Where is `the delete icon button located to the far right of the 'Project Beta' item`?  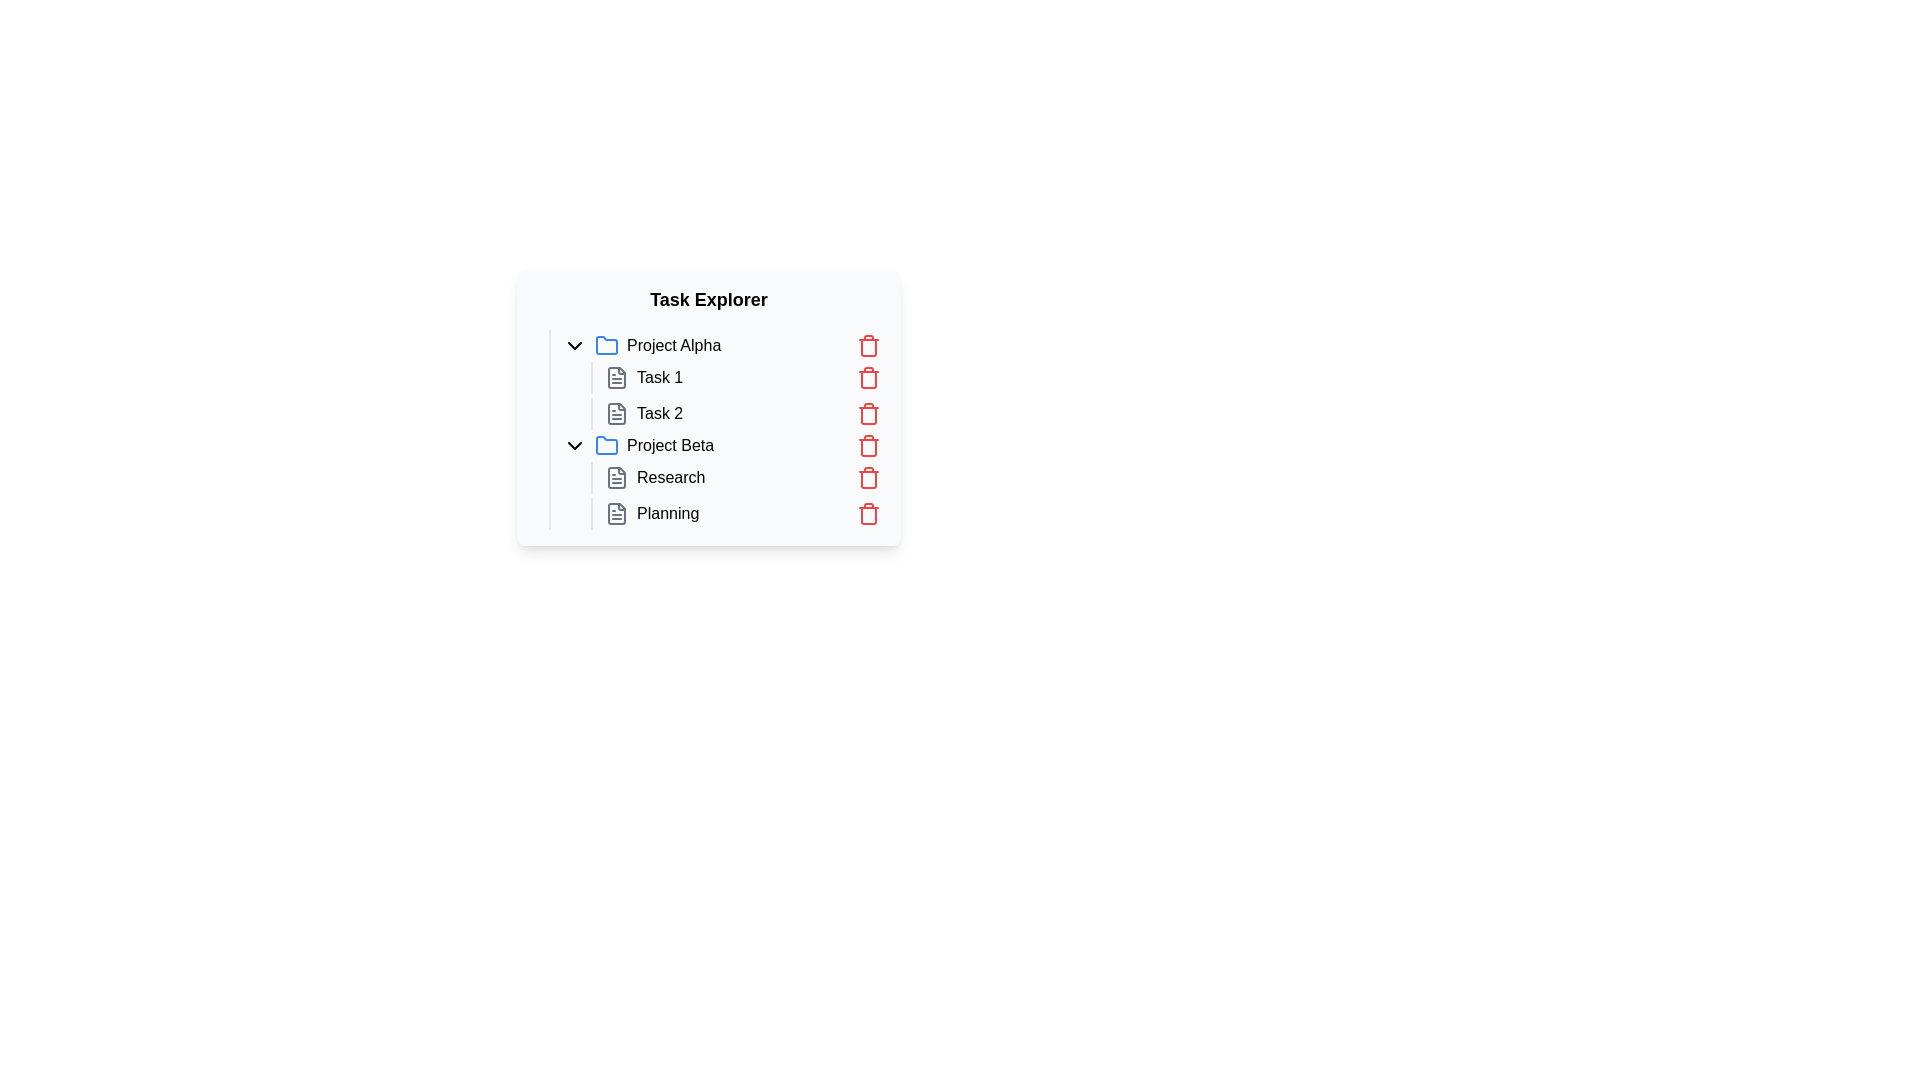 the delete icon button located to the far right of the 'Project Beta' item is located at coordinates (868, 445).